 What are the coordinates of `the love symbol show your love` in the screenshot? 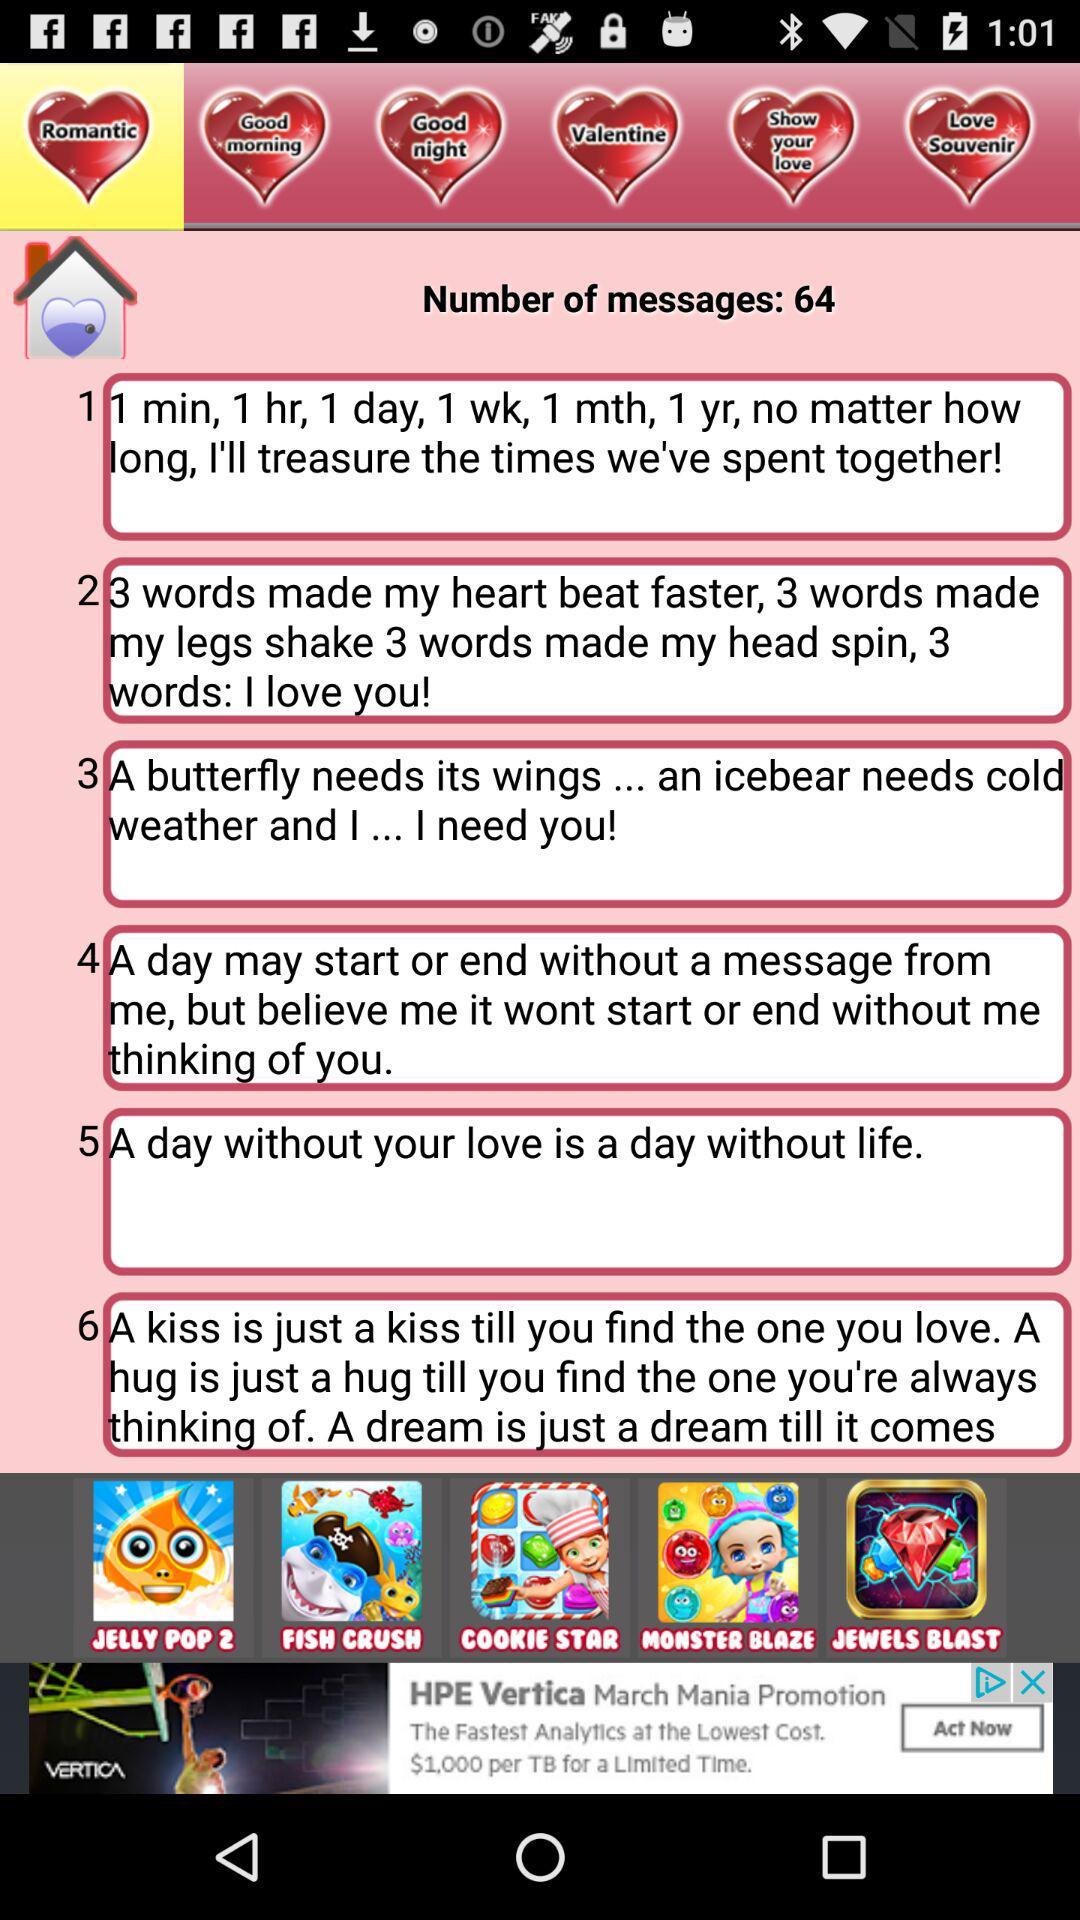 It's located at (792, 147).